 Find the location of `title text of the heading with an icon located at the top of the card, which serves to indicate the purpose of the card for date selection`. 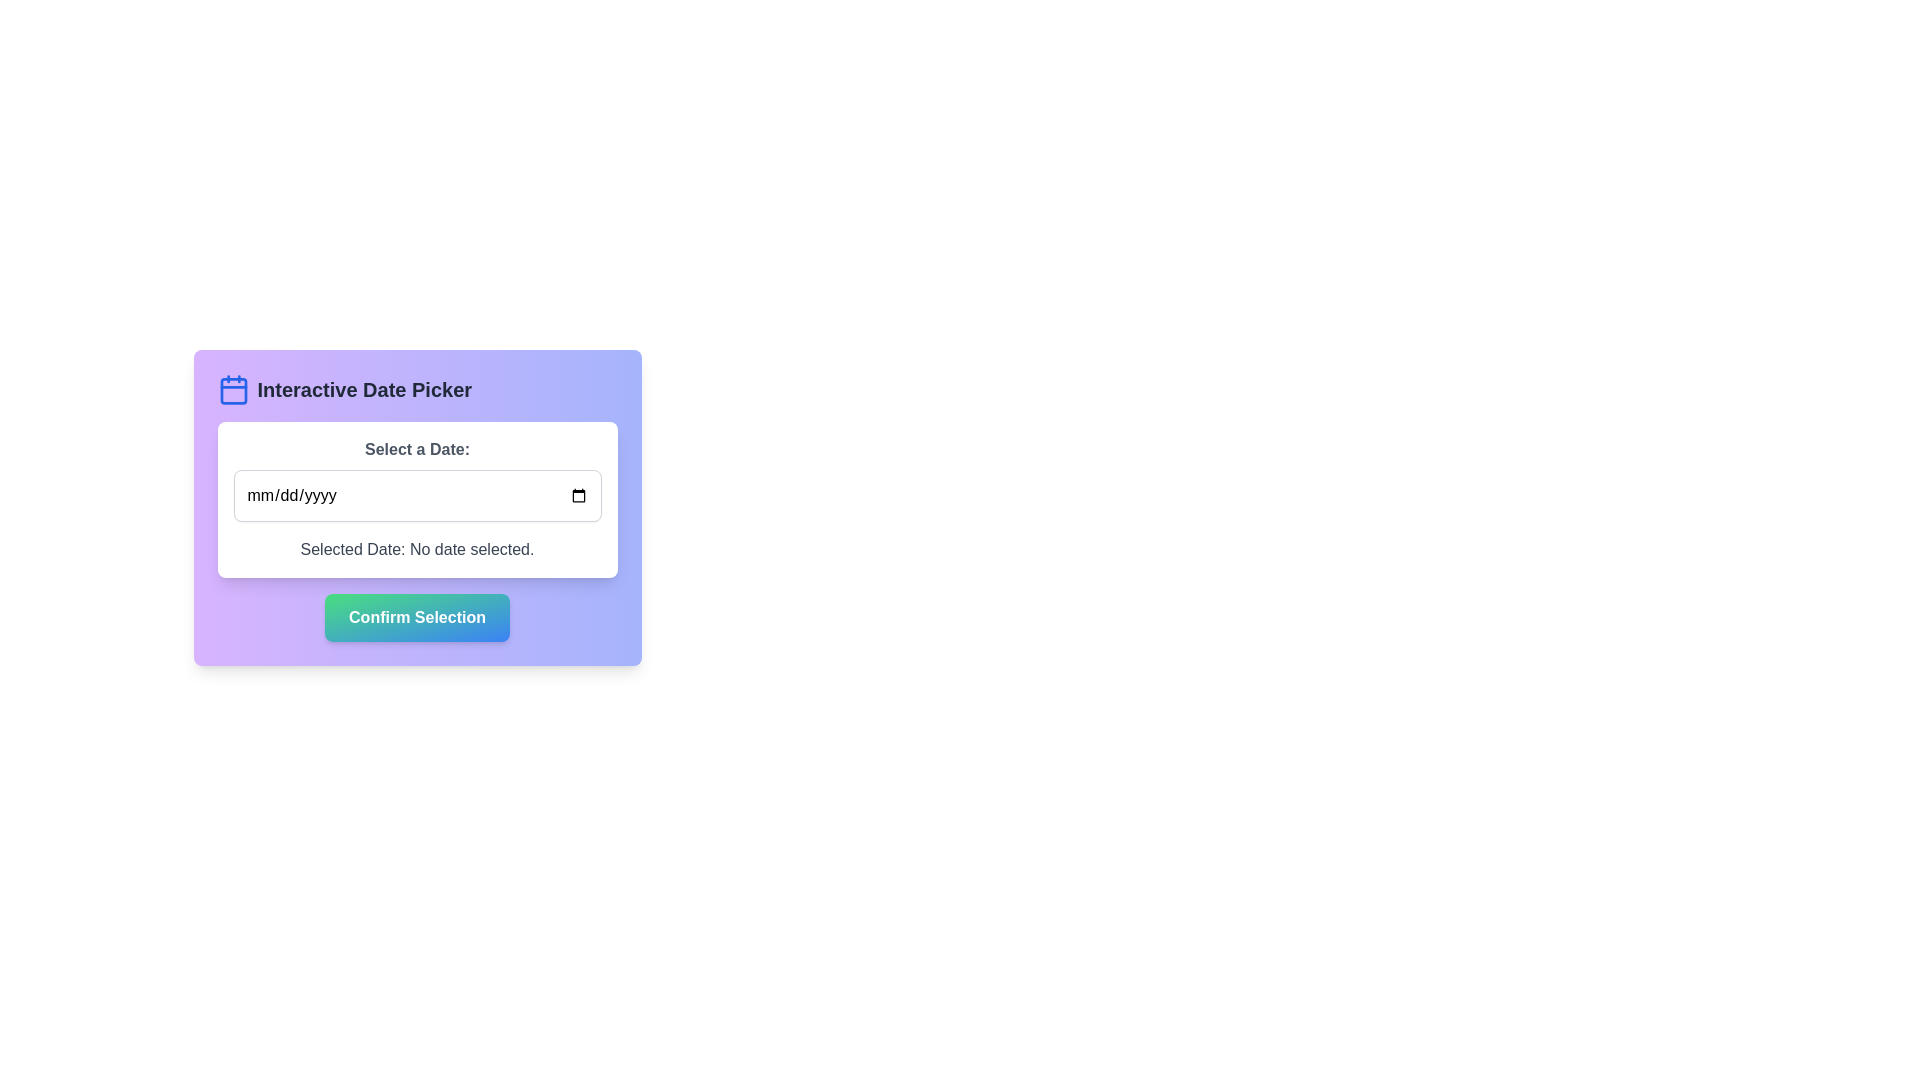

title text of the heading with an icon located at the top of the card, which serves to indicate the purpose of the card for date selection is located at coordinates (416, 389).